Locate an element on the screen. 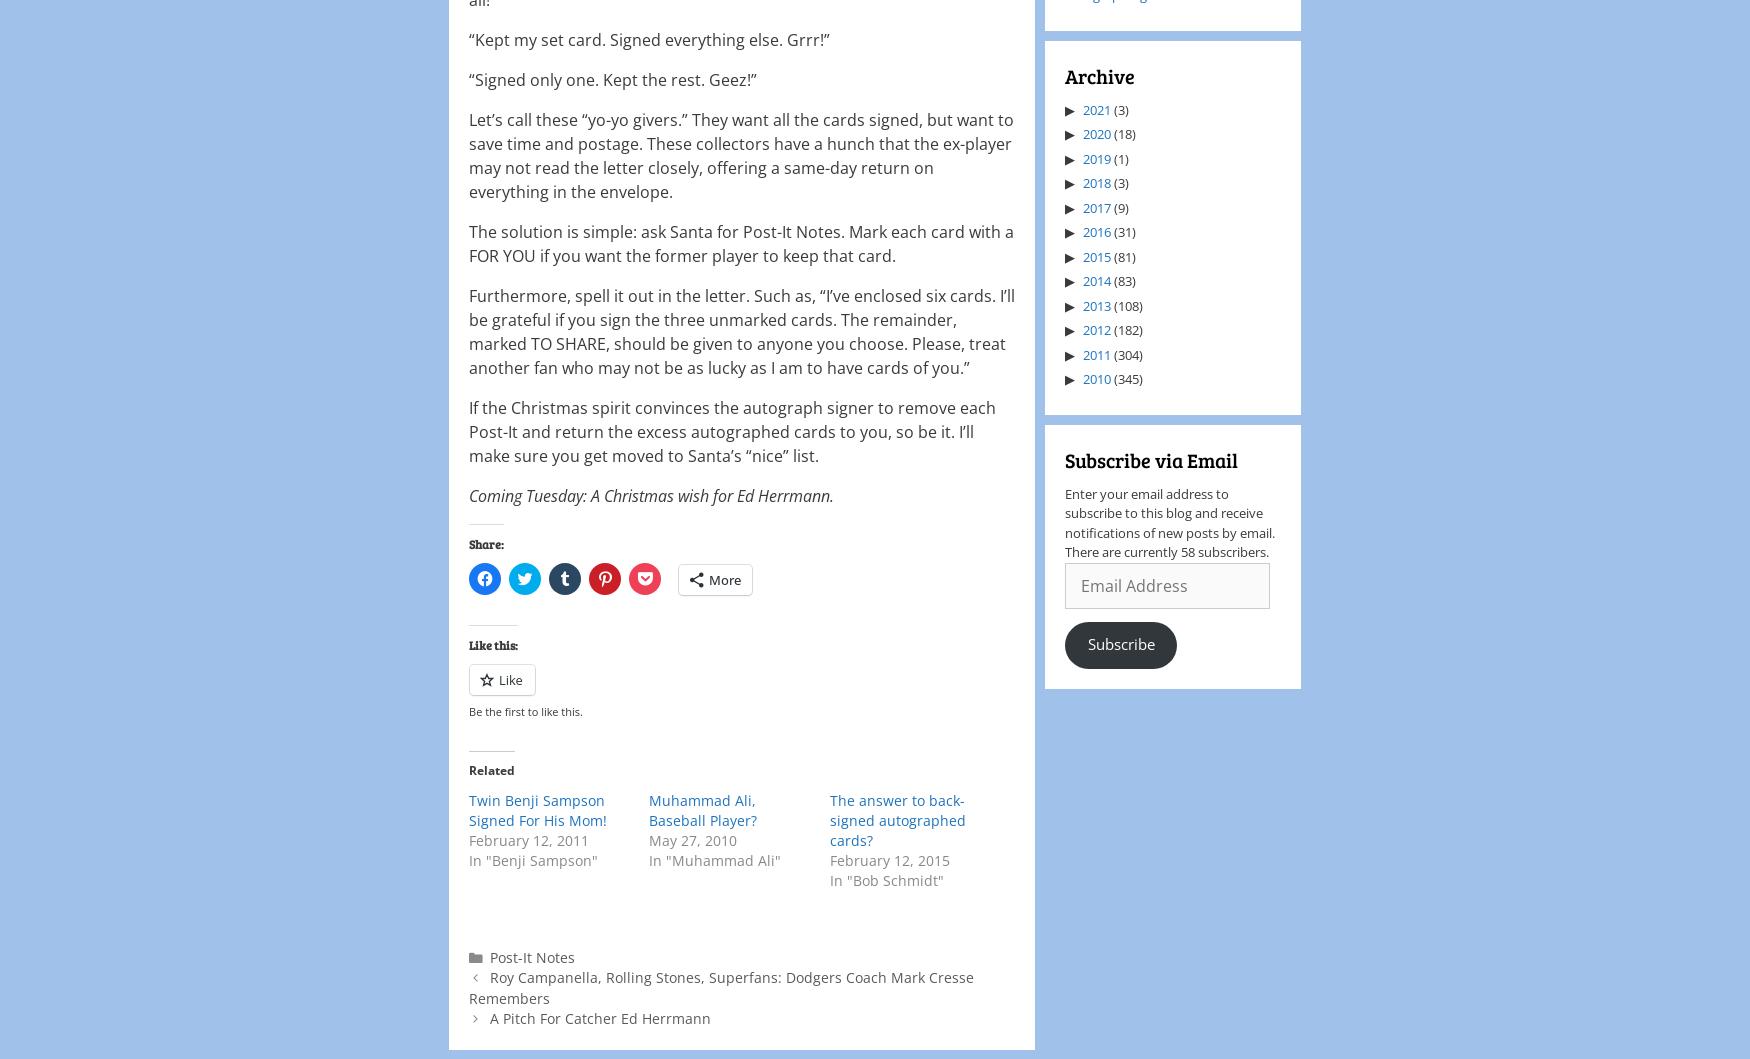  'Share:' is located at coordinates (469, 541).